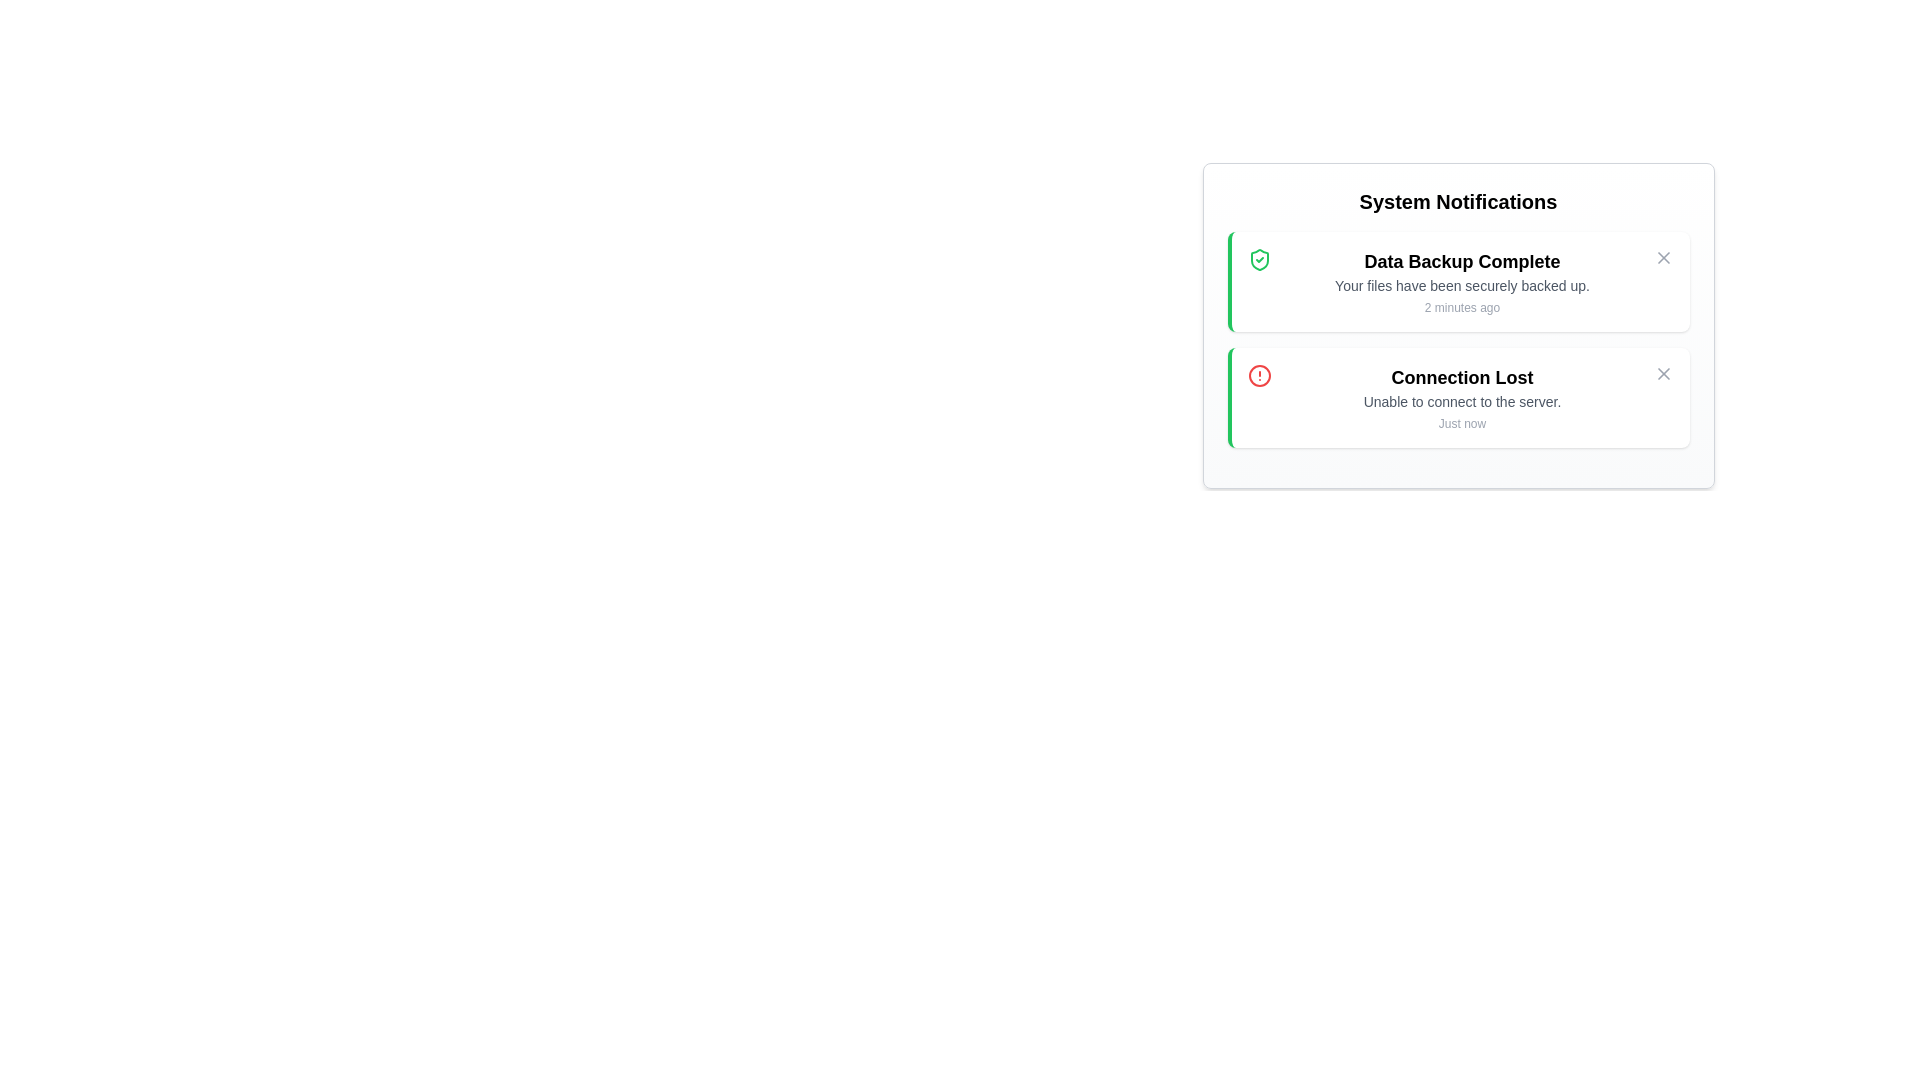 The height and width of the screenshot is (1080, 1920). I want to click on close button for the notification titled 'Connection Lost', so click(1663, 374).